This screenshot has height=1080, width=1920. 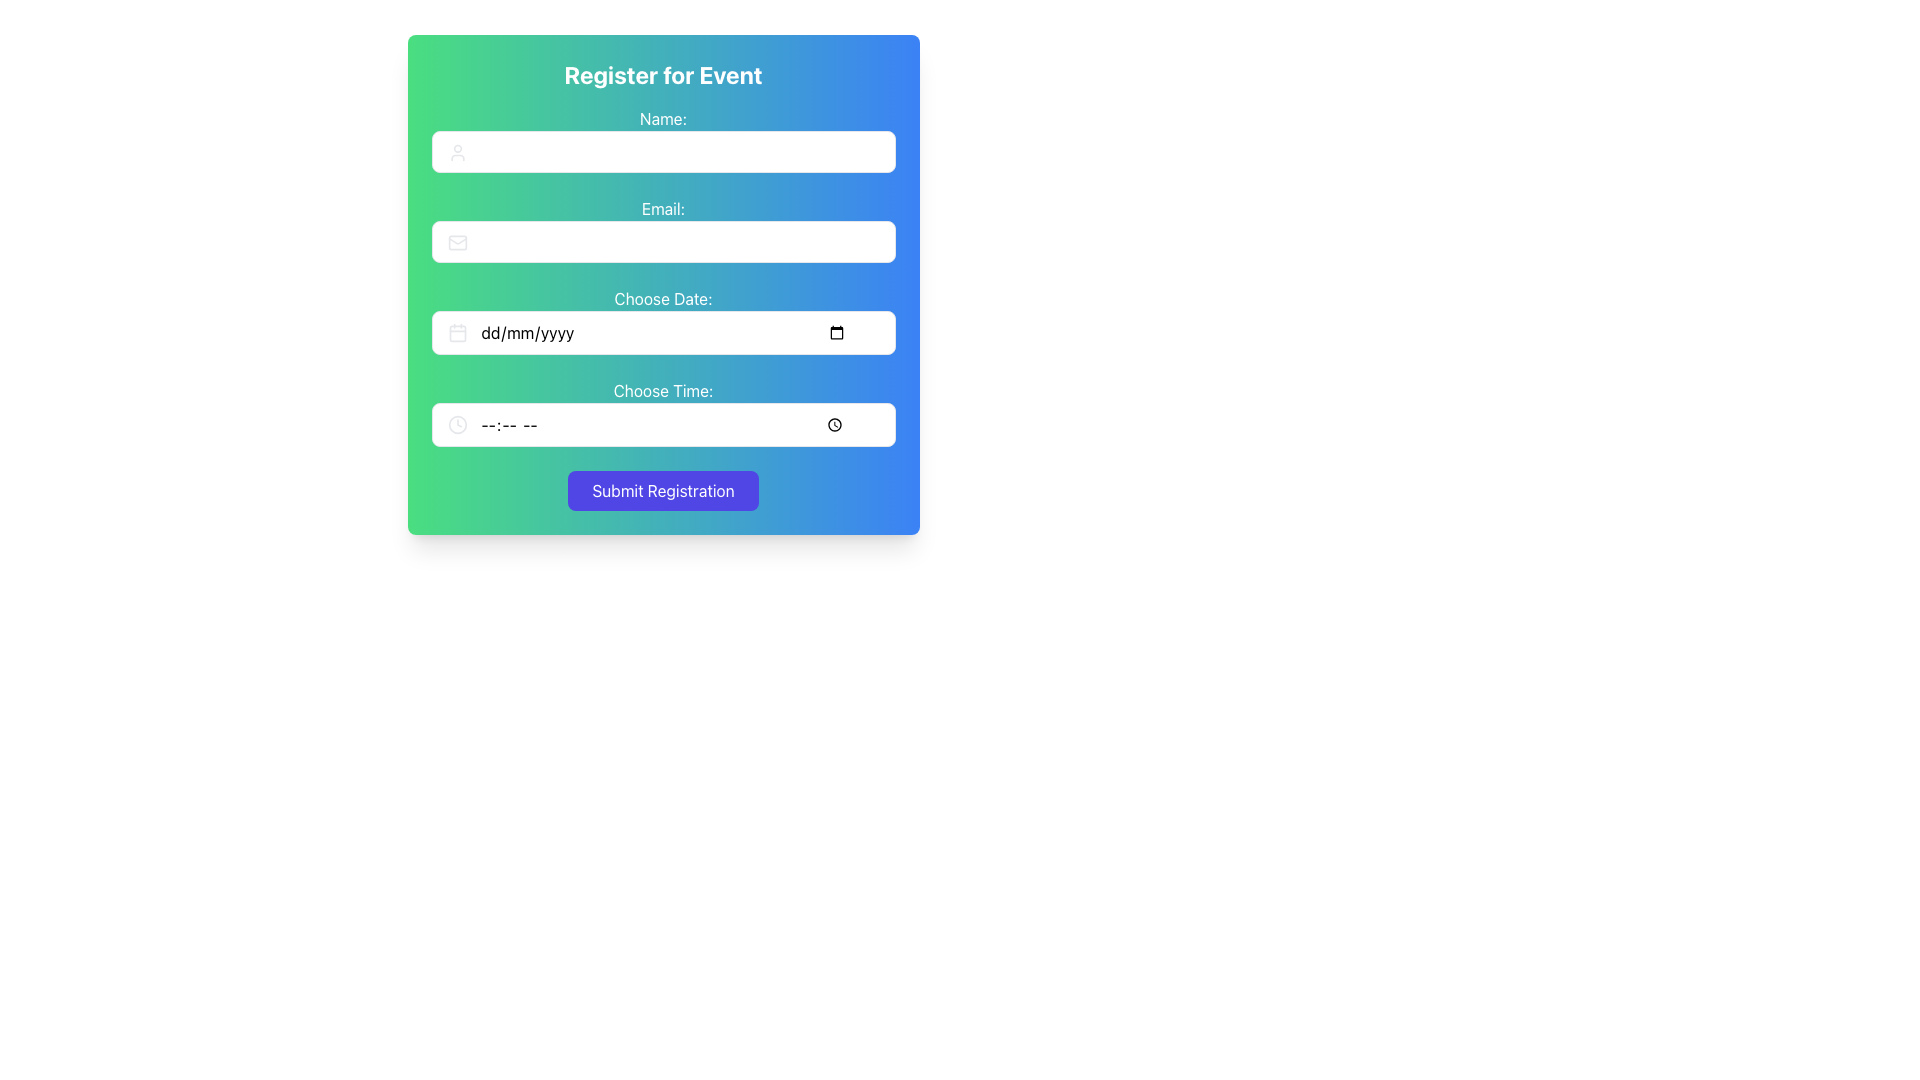 I want to click on the visual representation of the calendar icon located at the beginning of the 'Choose Date' input field in the registration form, so click(x=456, y=331).